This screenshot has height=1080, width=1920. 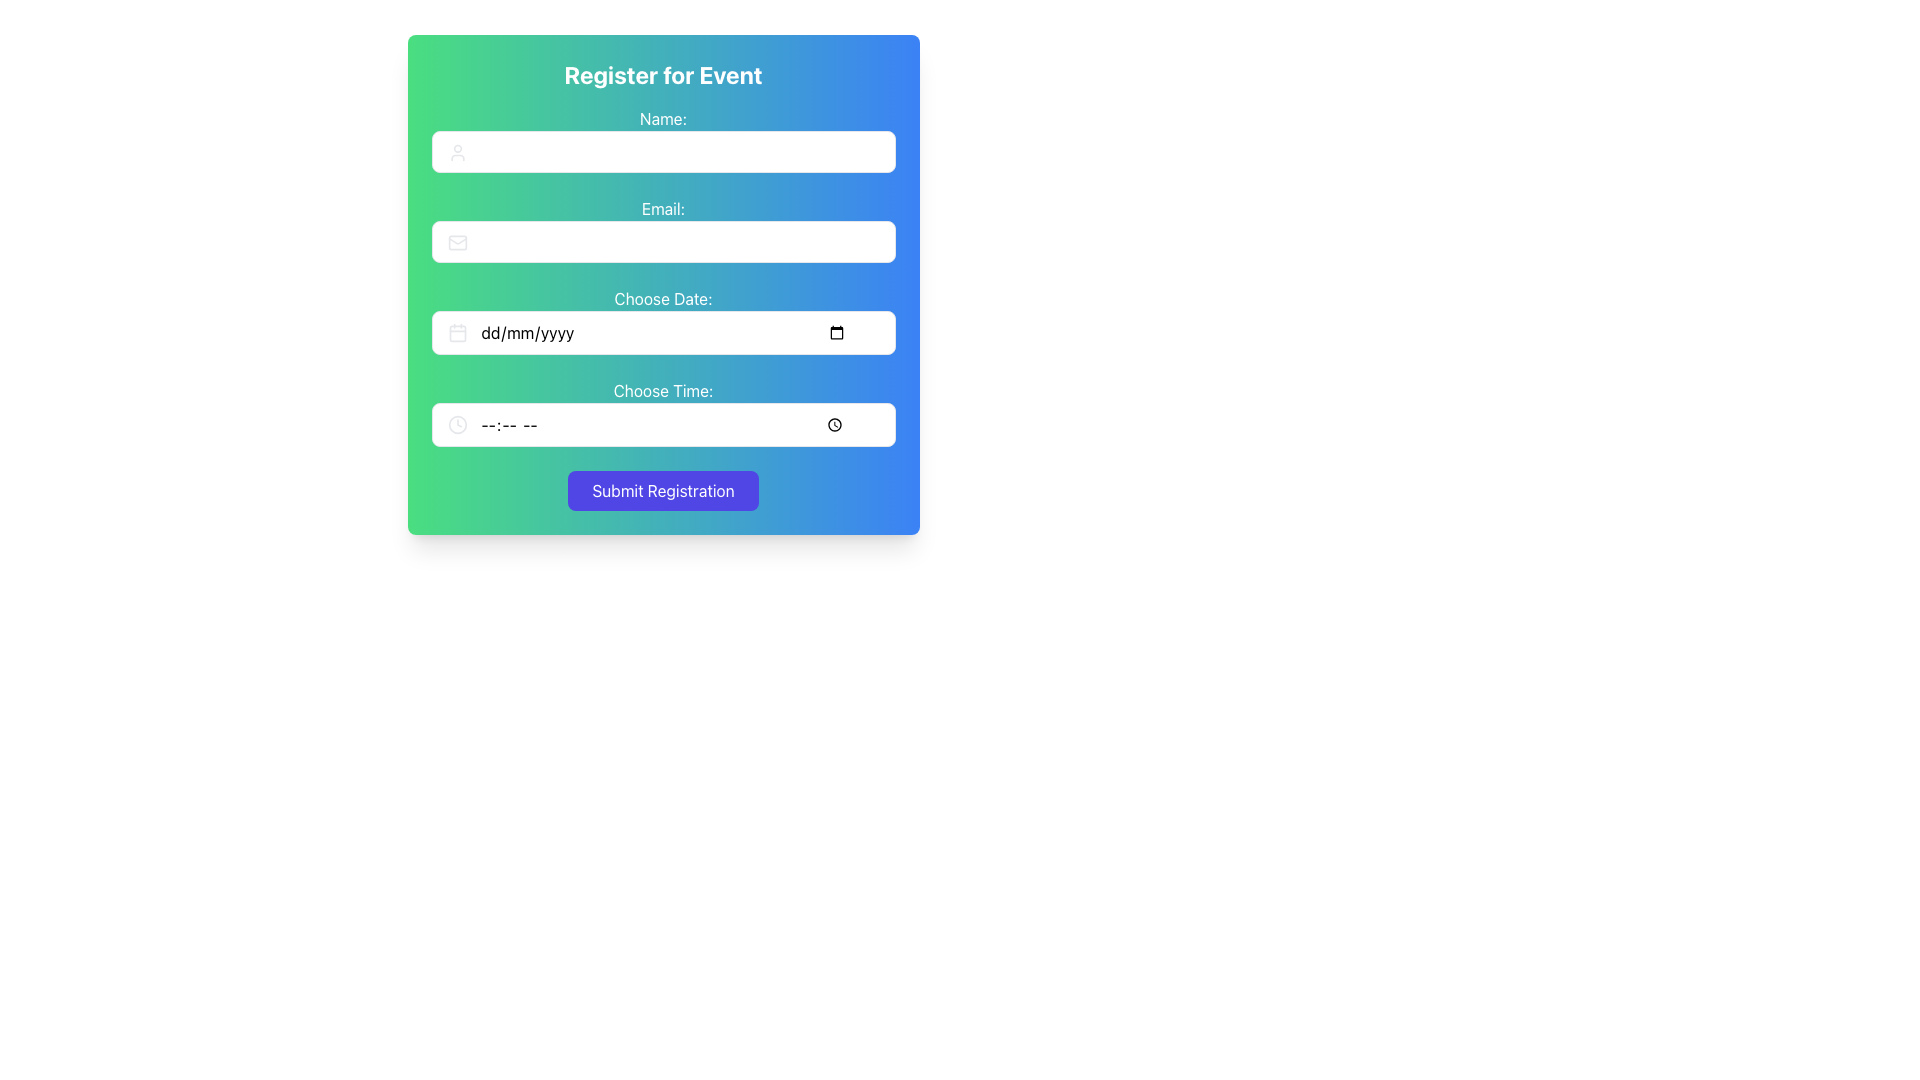 I want to click on the visual representation of the calendar icon located at the beginning of the 'Choose Date' input field in the registration form, so click(x=456, y=331).